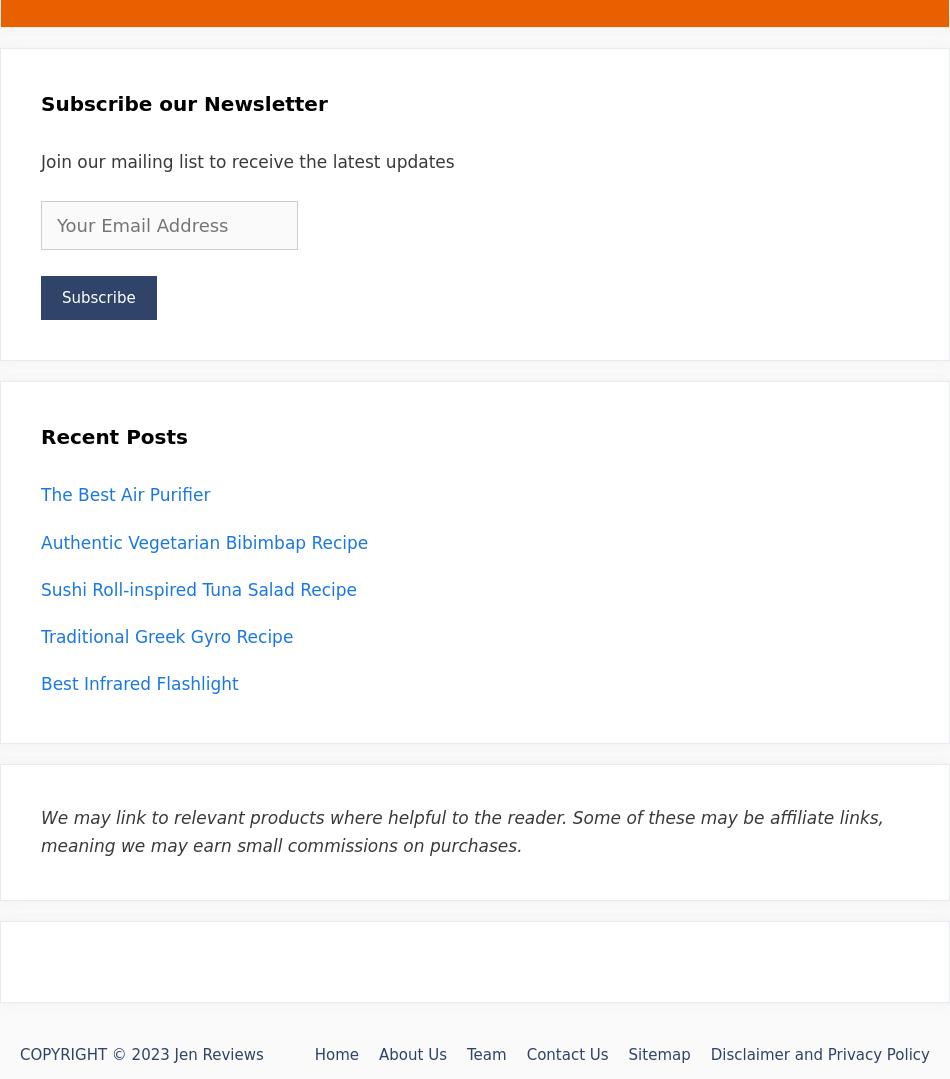 The height and width of the screenshot is (1079, 950). What do you see at coordinates (41, 589) in the screenshot?
I see `'Sushi Roll-inspired Tuna Salad Recipe'` at bounding box center [41, 589].